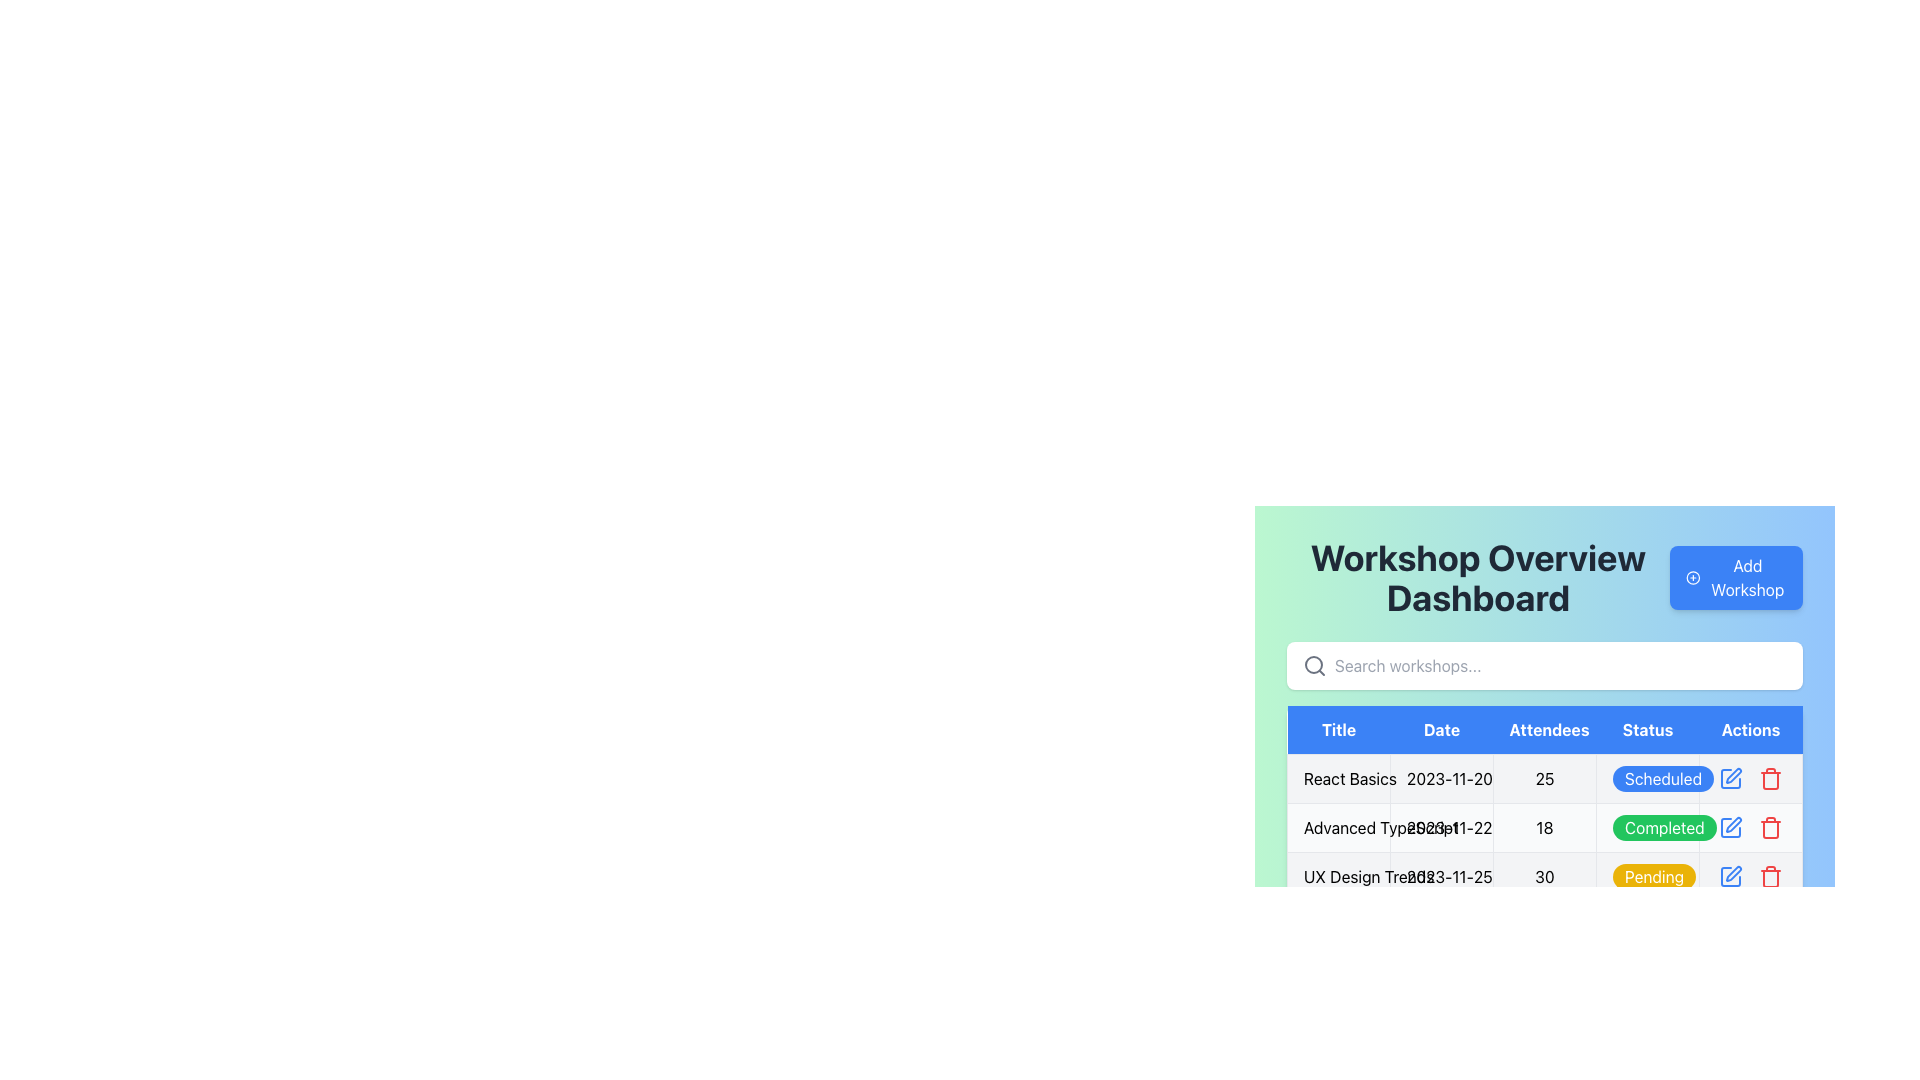 This screenshot has width=1920, height=1080. Describe the element at coordinates (1663, 778) in the screenshot. I see `text on the blue rounded rectangular badge labeled 'Scheduled' located in the 'Status' column of the first row in the Workshop Overview Dashboard` at that location.